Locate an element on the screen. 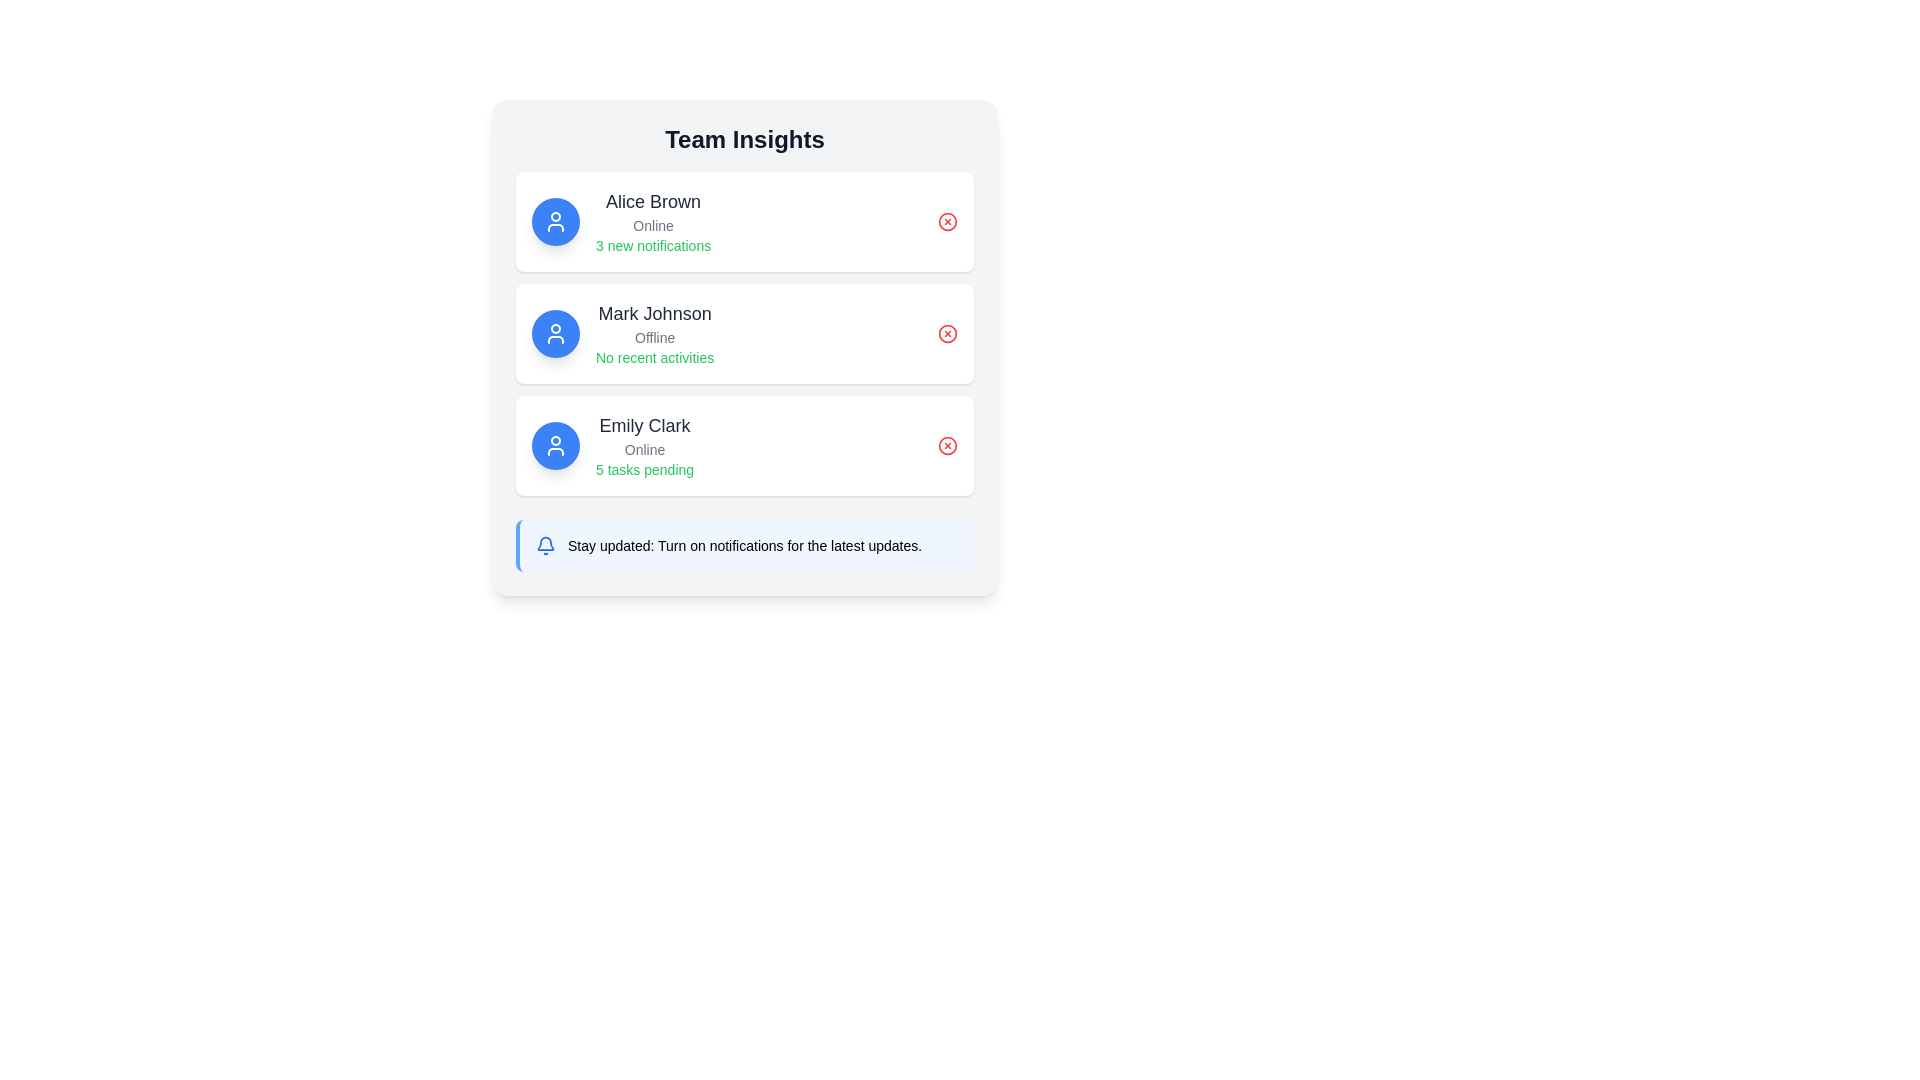 Image resolution: width=1920 pixels, height=1080 pixels. the user icon for 'Alice Brown', which is a white line-drawn icon on a blue circular background, located to the left of the text in the first list item is located at coordinates (556, 222).